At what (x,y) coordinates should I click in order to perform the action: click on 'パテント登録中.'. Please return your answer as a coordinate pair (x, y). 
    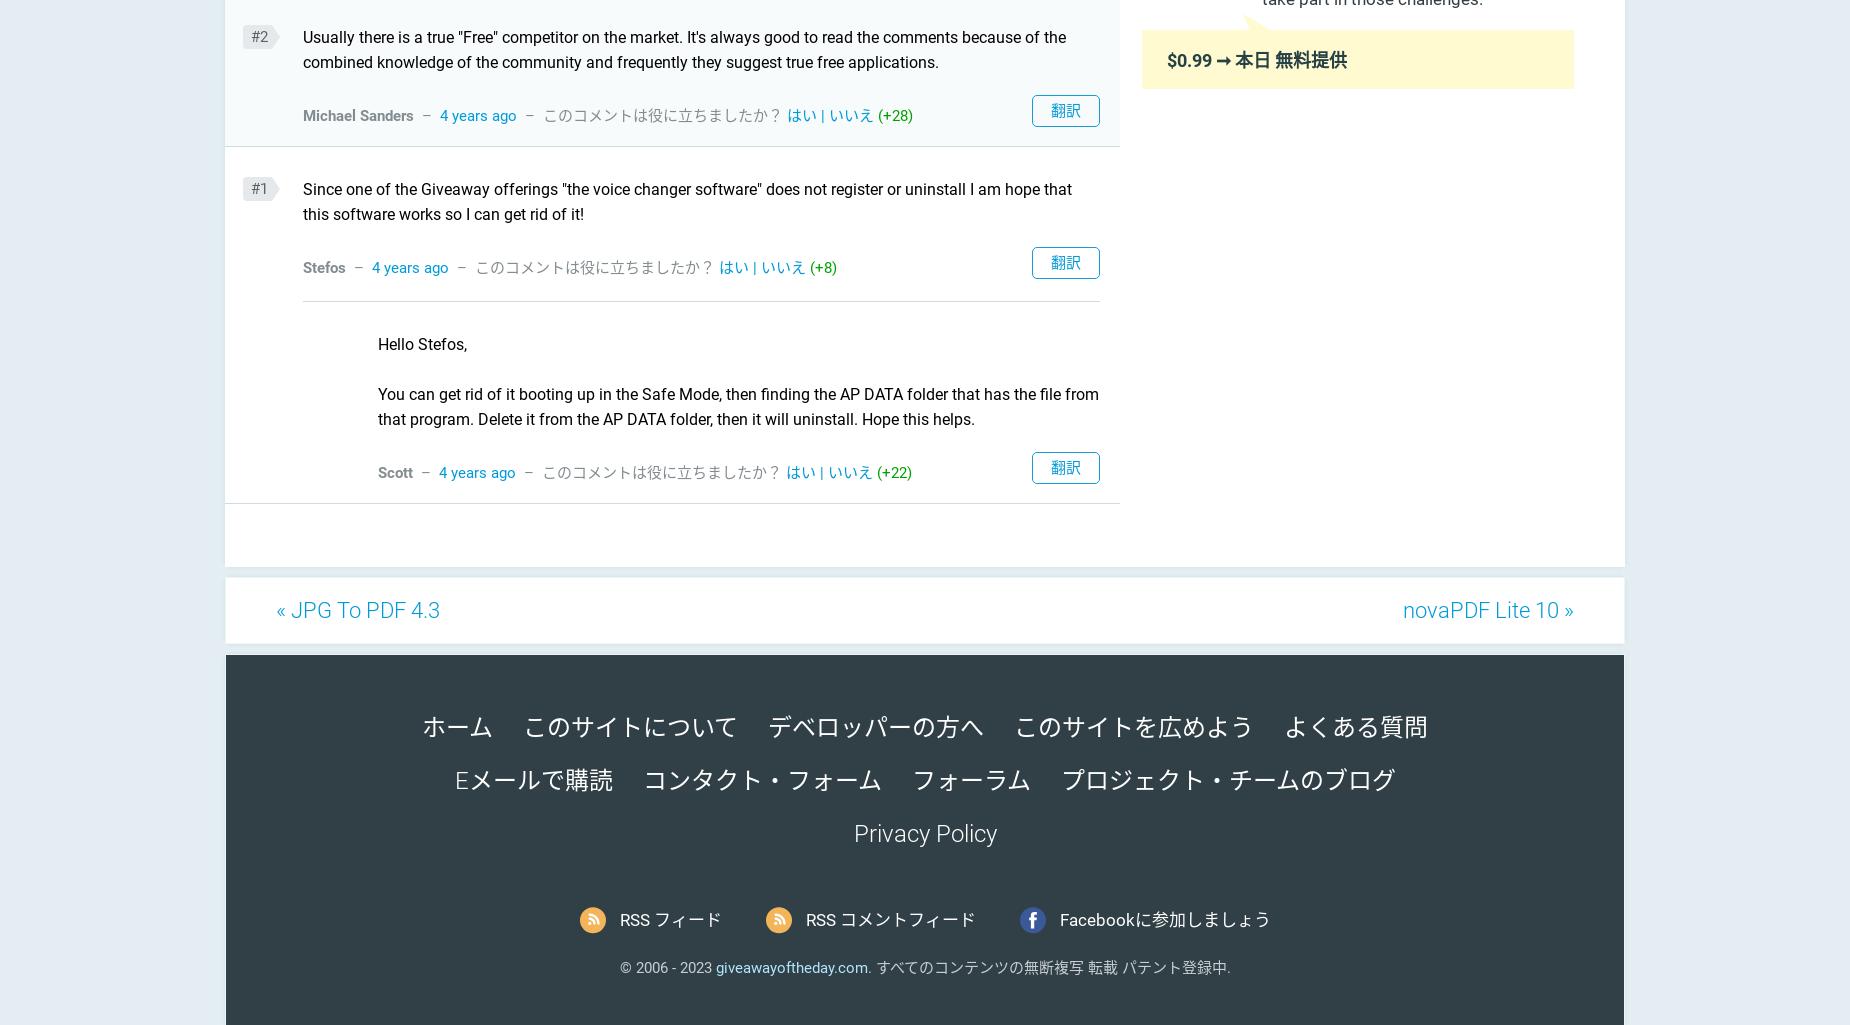
    Looking at the image, I should click on (1116, 966).